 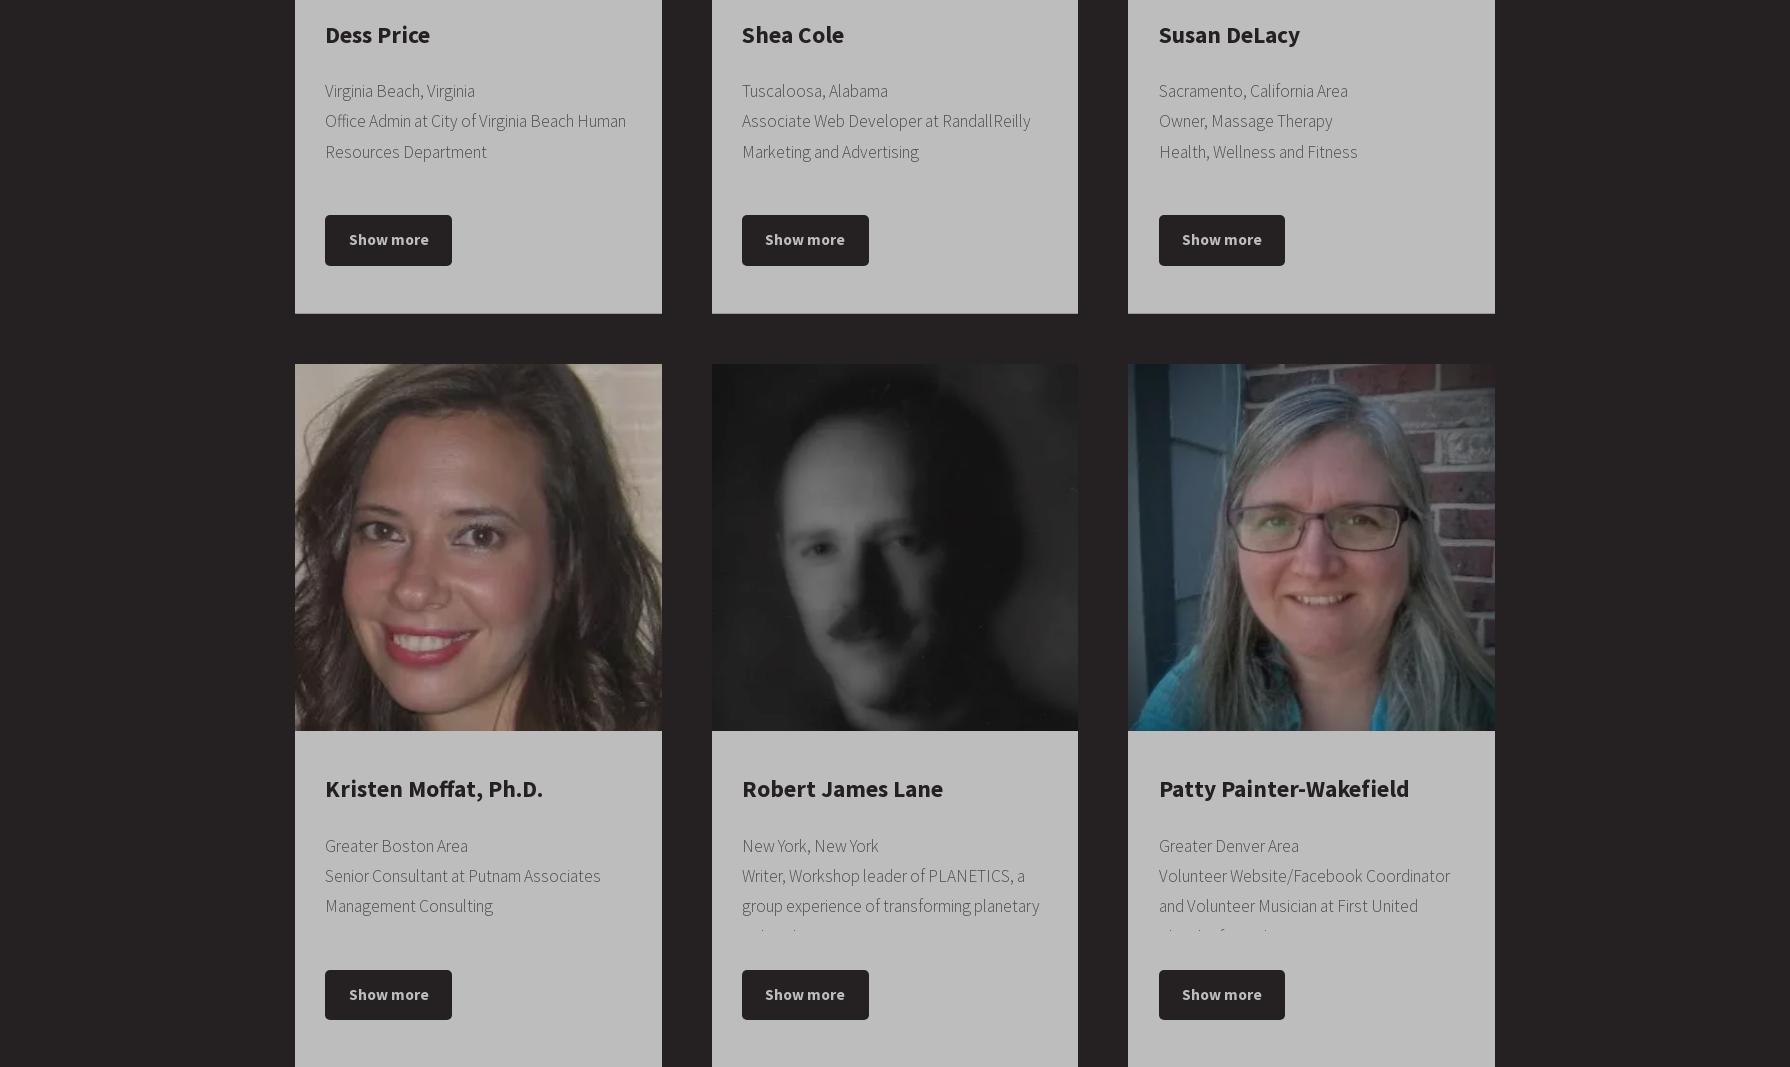 What do you see at coordinates (1310, 138) in the screenshot?
I see `'June 2002 – Present'` at bounding box center [1310, 138].